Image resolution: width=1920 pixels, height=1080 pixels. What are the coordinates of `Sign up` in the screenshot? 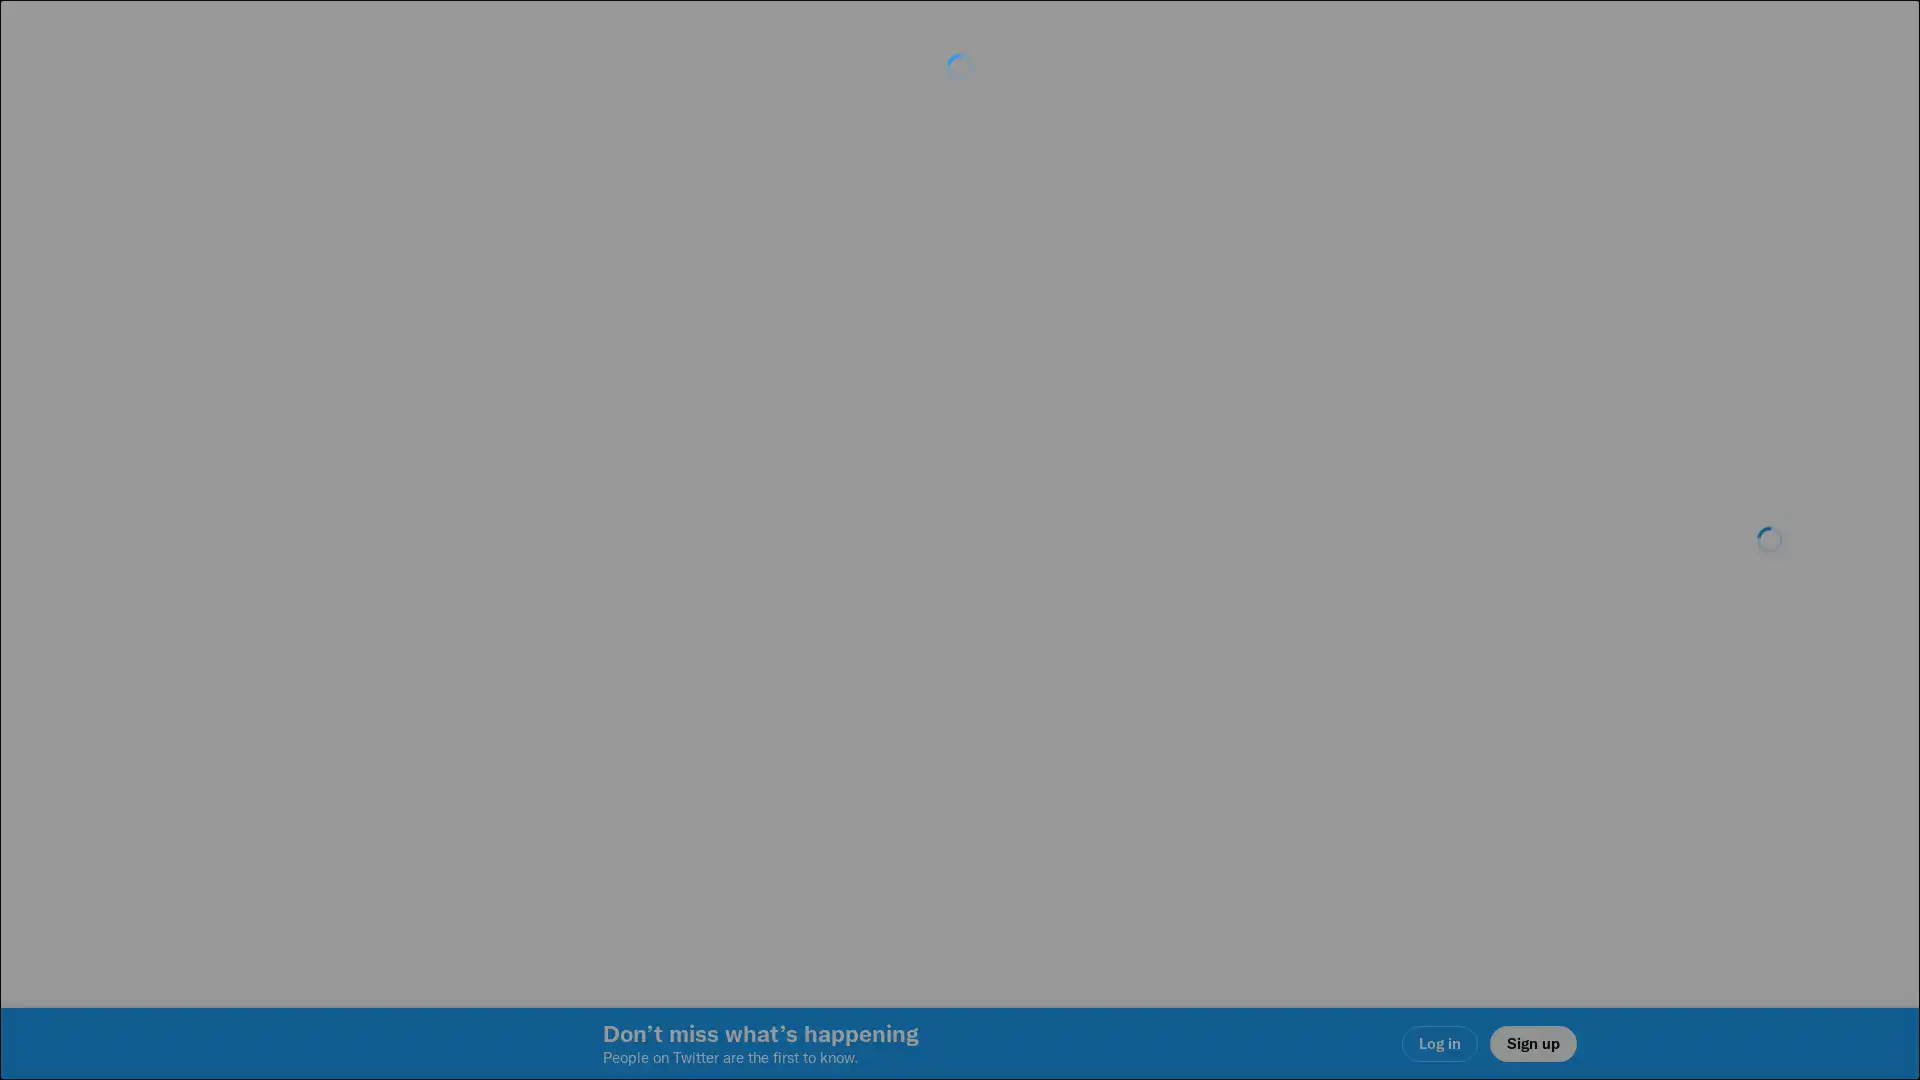 It's located at (722, 681).